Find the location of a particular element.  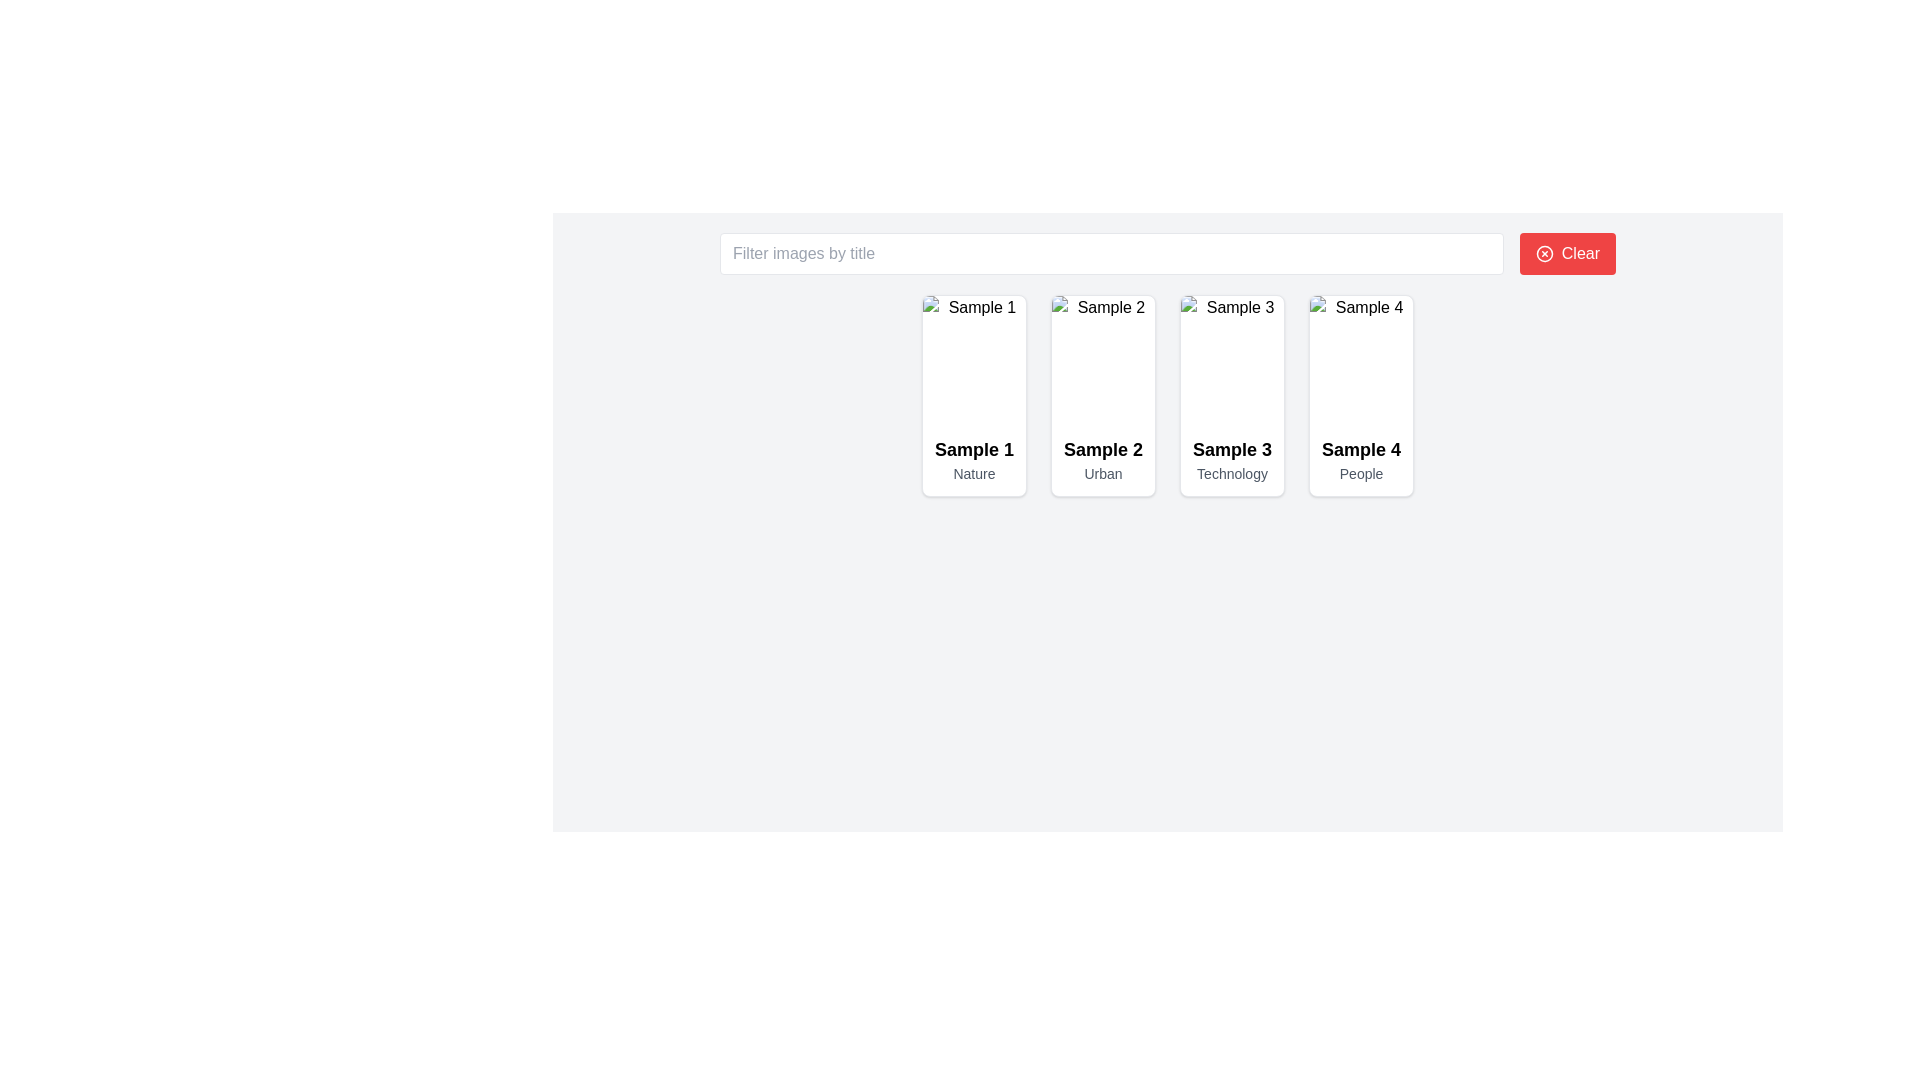

the image component within the second card of the grid, which visually represents 'Sample 2' and is positioned above the textual descriptions is located at coordinates (1102, 358).